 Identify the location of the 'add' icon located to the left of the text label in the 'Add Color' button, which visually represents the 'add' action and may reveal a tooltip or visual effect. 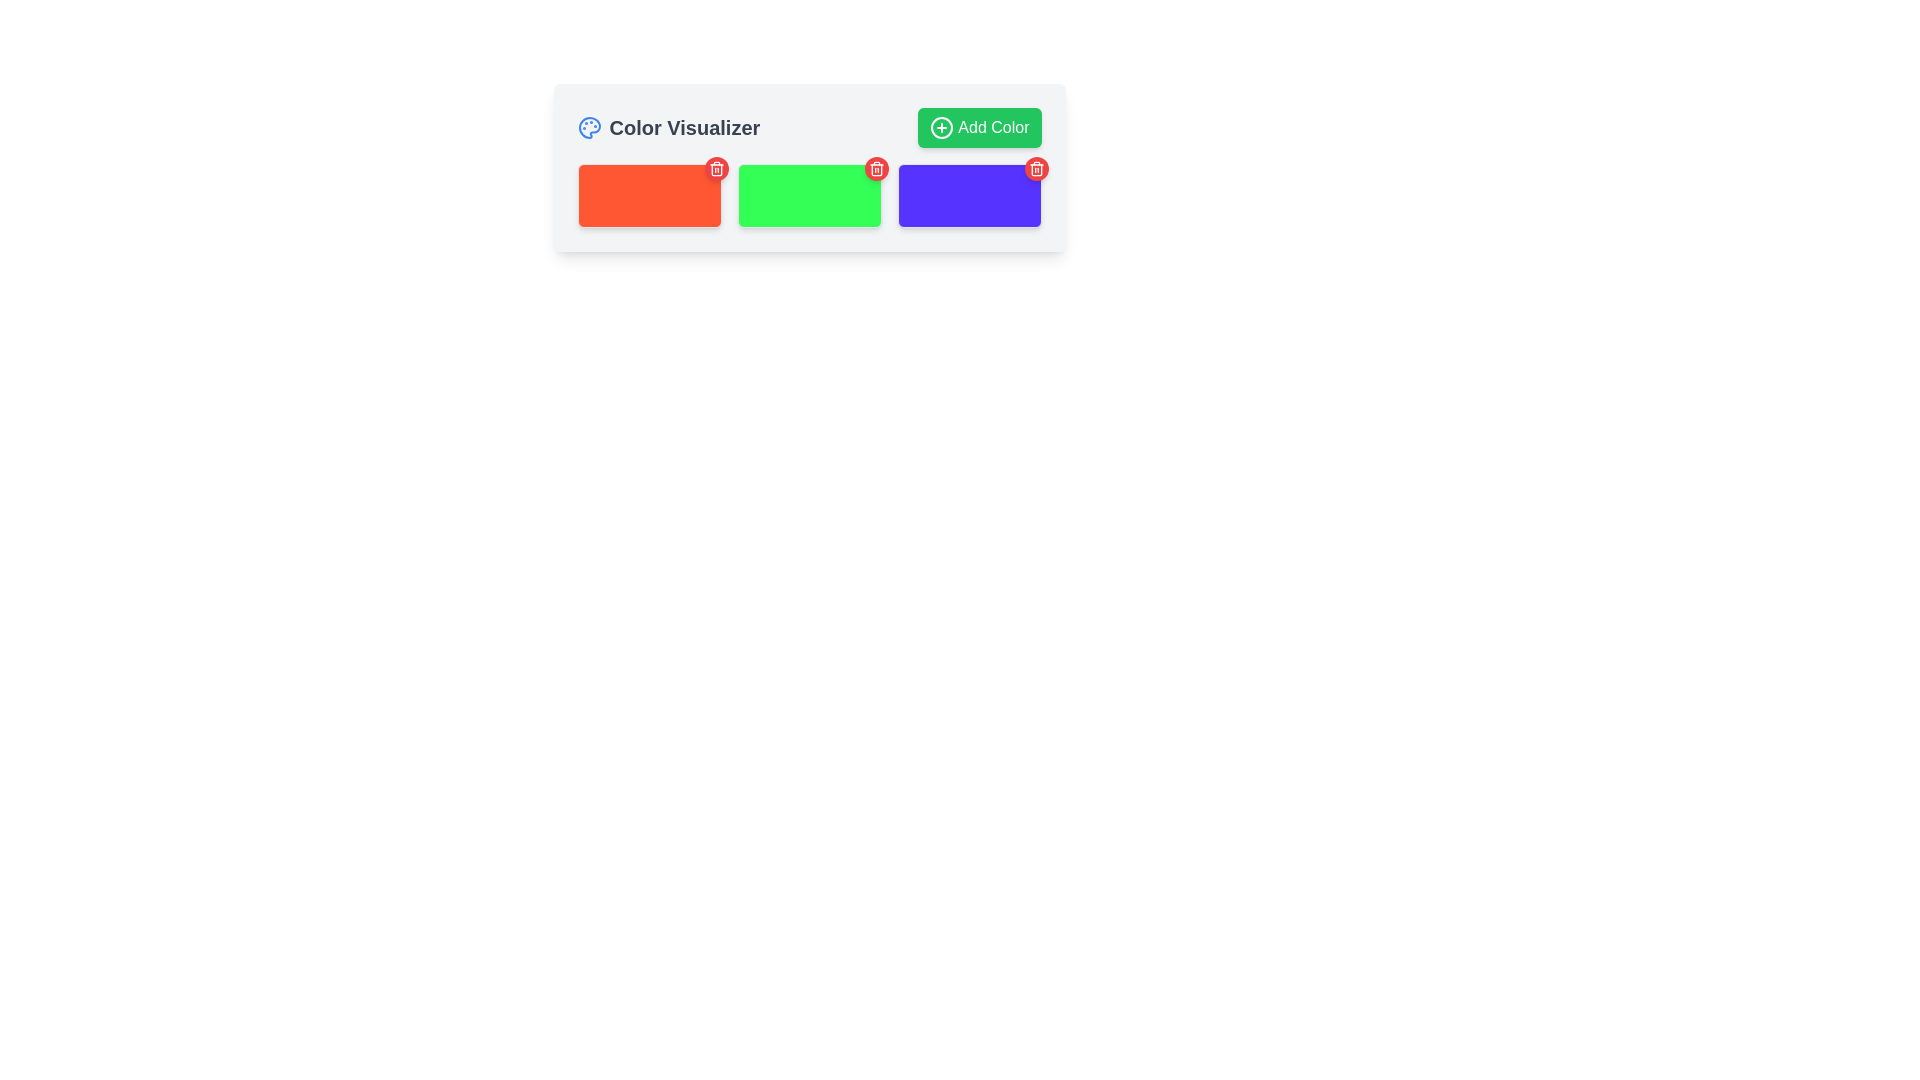
(941, 127).